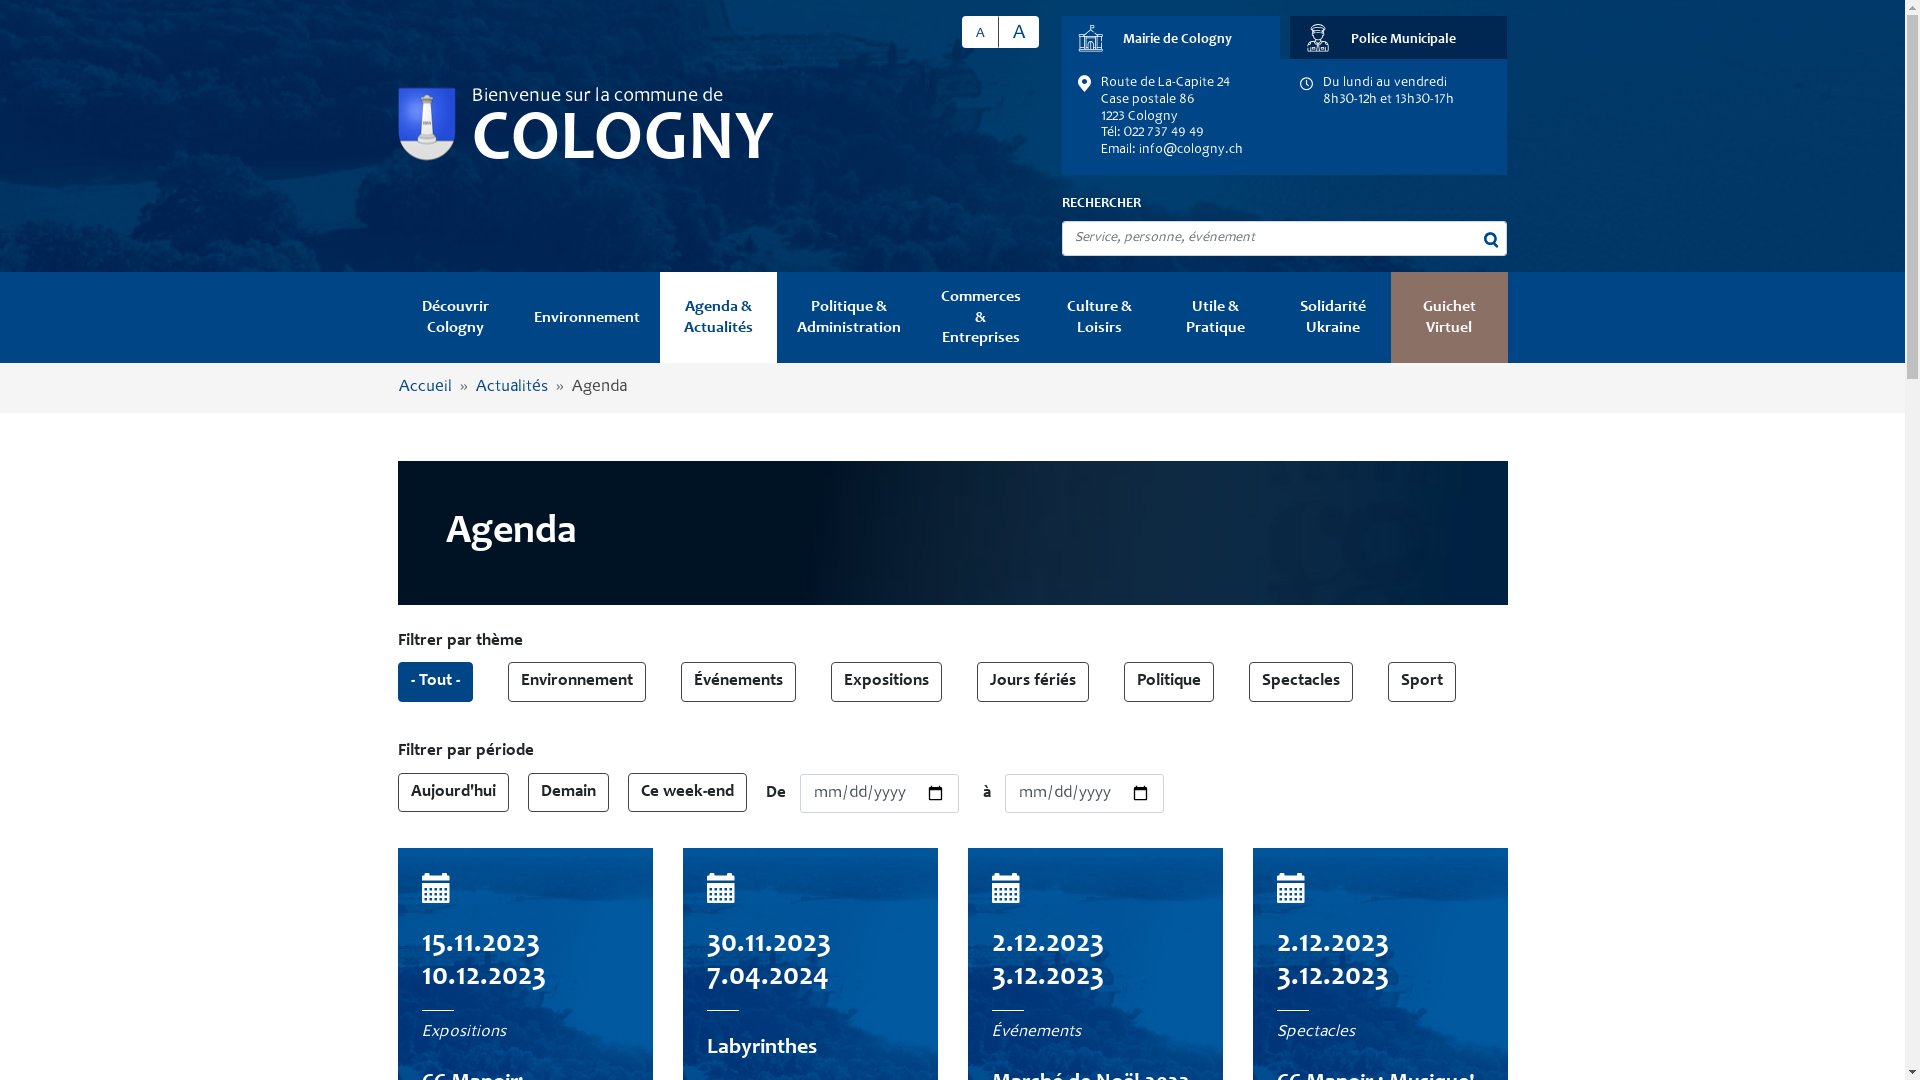  Describe the element at coordinates (1449, 316) in the screenshot. I see `'Guichet Virtuel'` at that location.